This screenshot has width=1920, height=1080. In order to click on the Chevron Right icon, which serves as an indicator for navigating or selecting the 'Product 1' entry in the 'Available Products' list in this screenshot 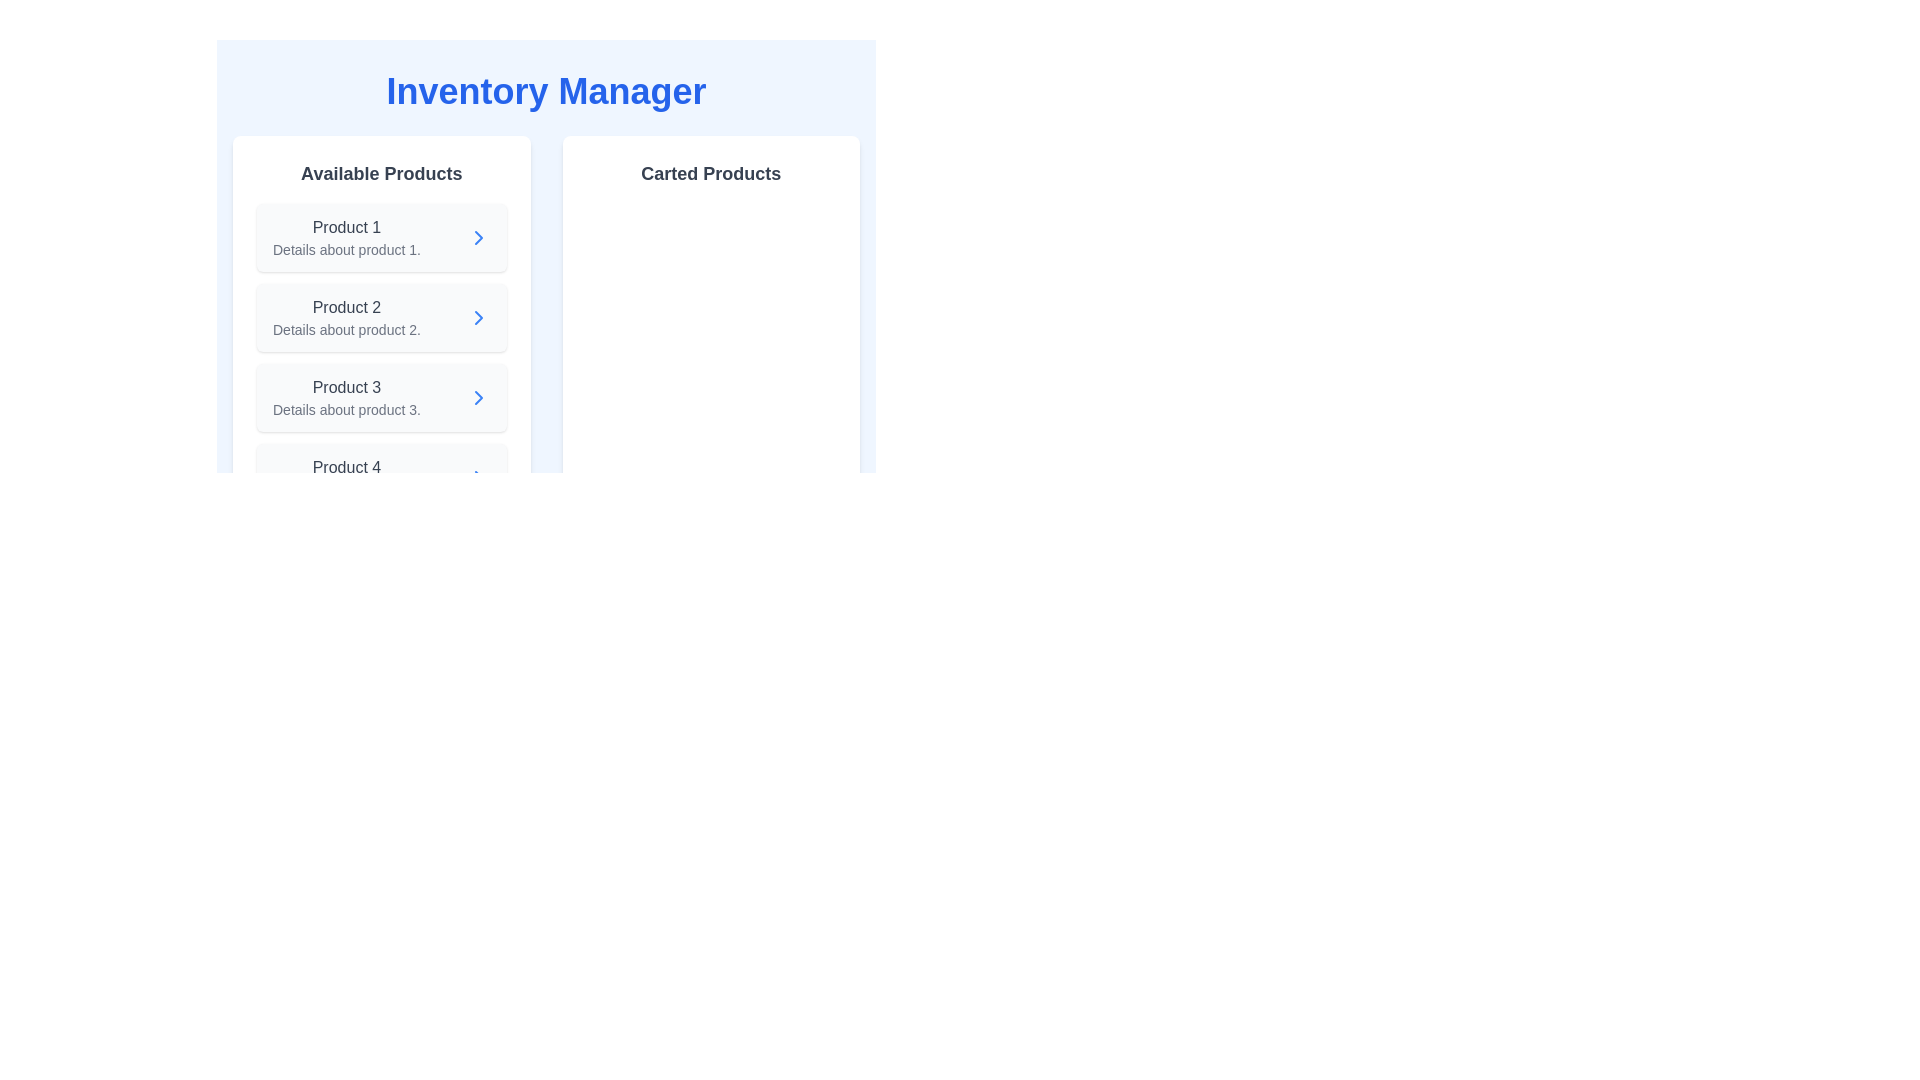, I will do `click(477, 237)`.